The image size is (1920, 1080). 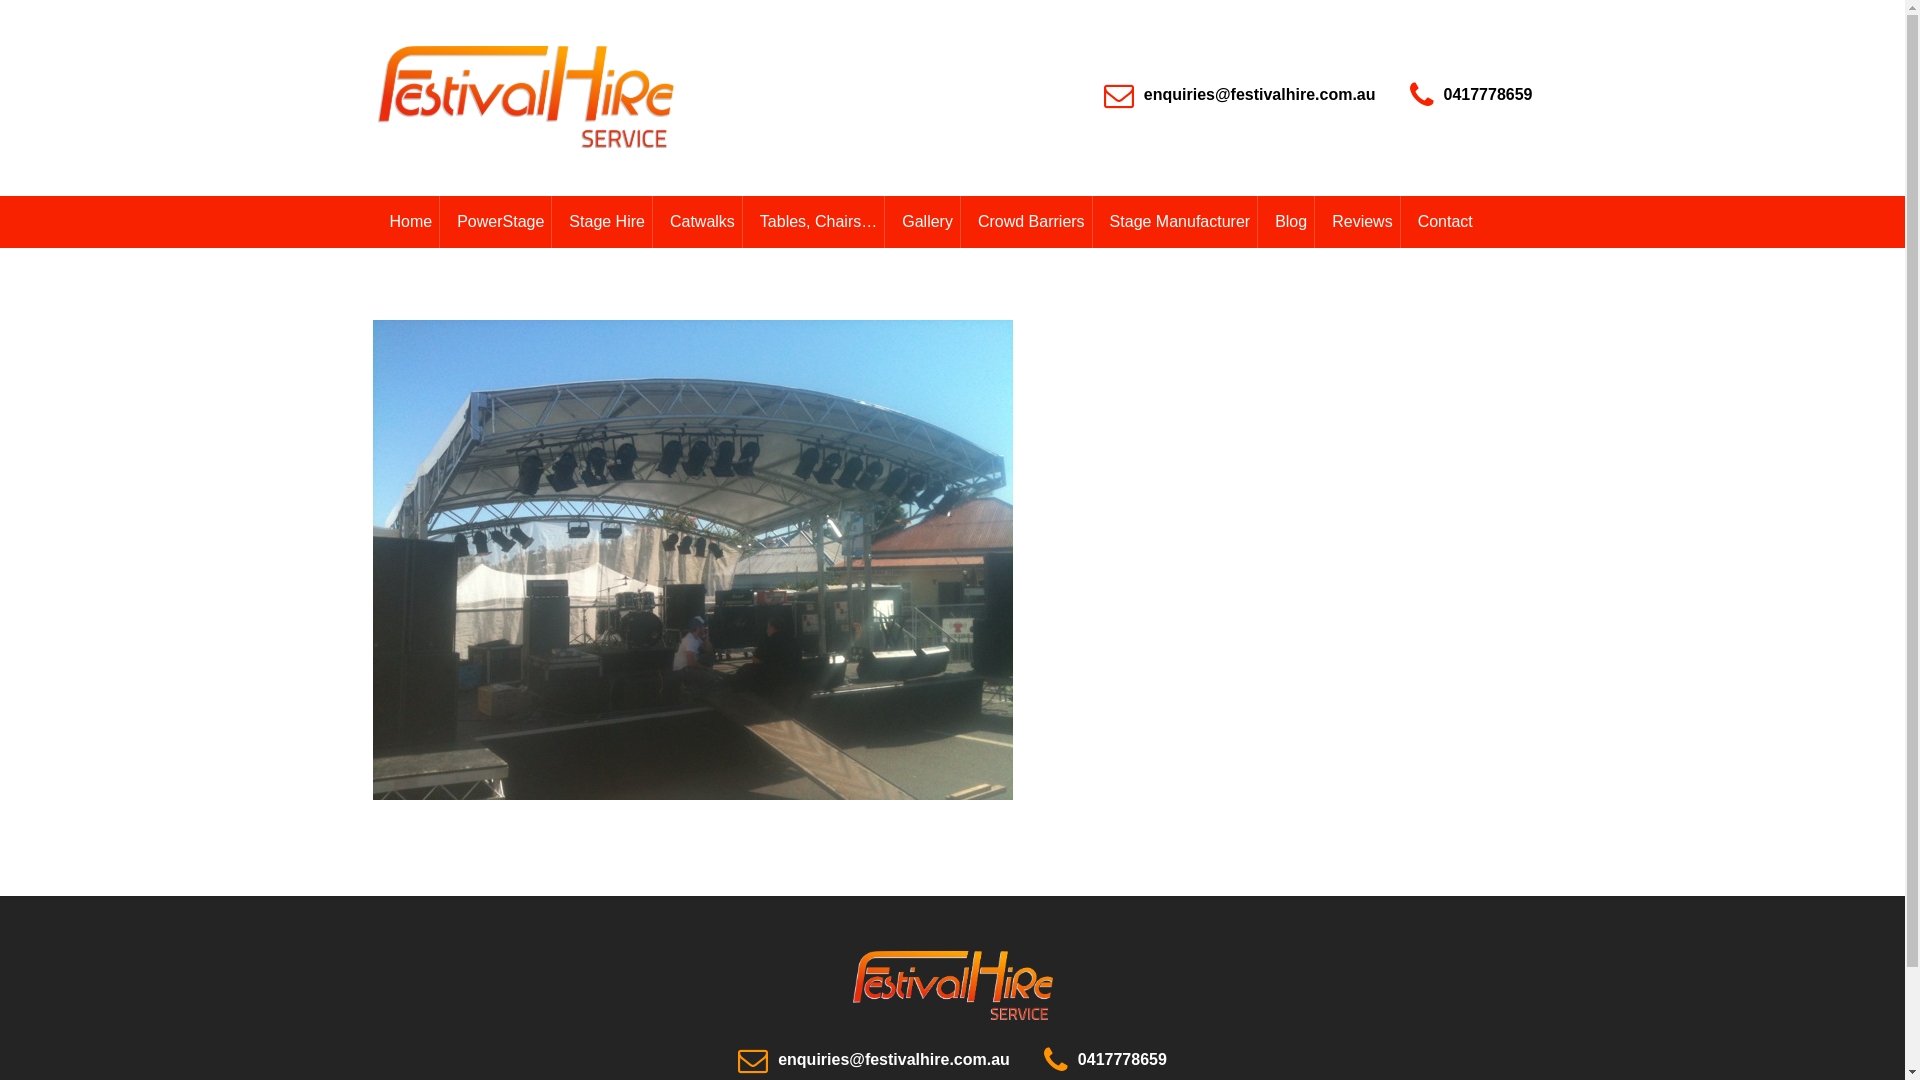 What do you see at coordinates (1090, 222) in the screenshot?
I see `'Stage Manufacturer'` at bounding box center [1090, 222].